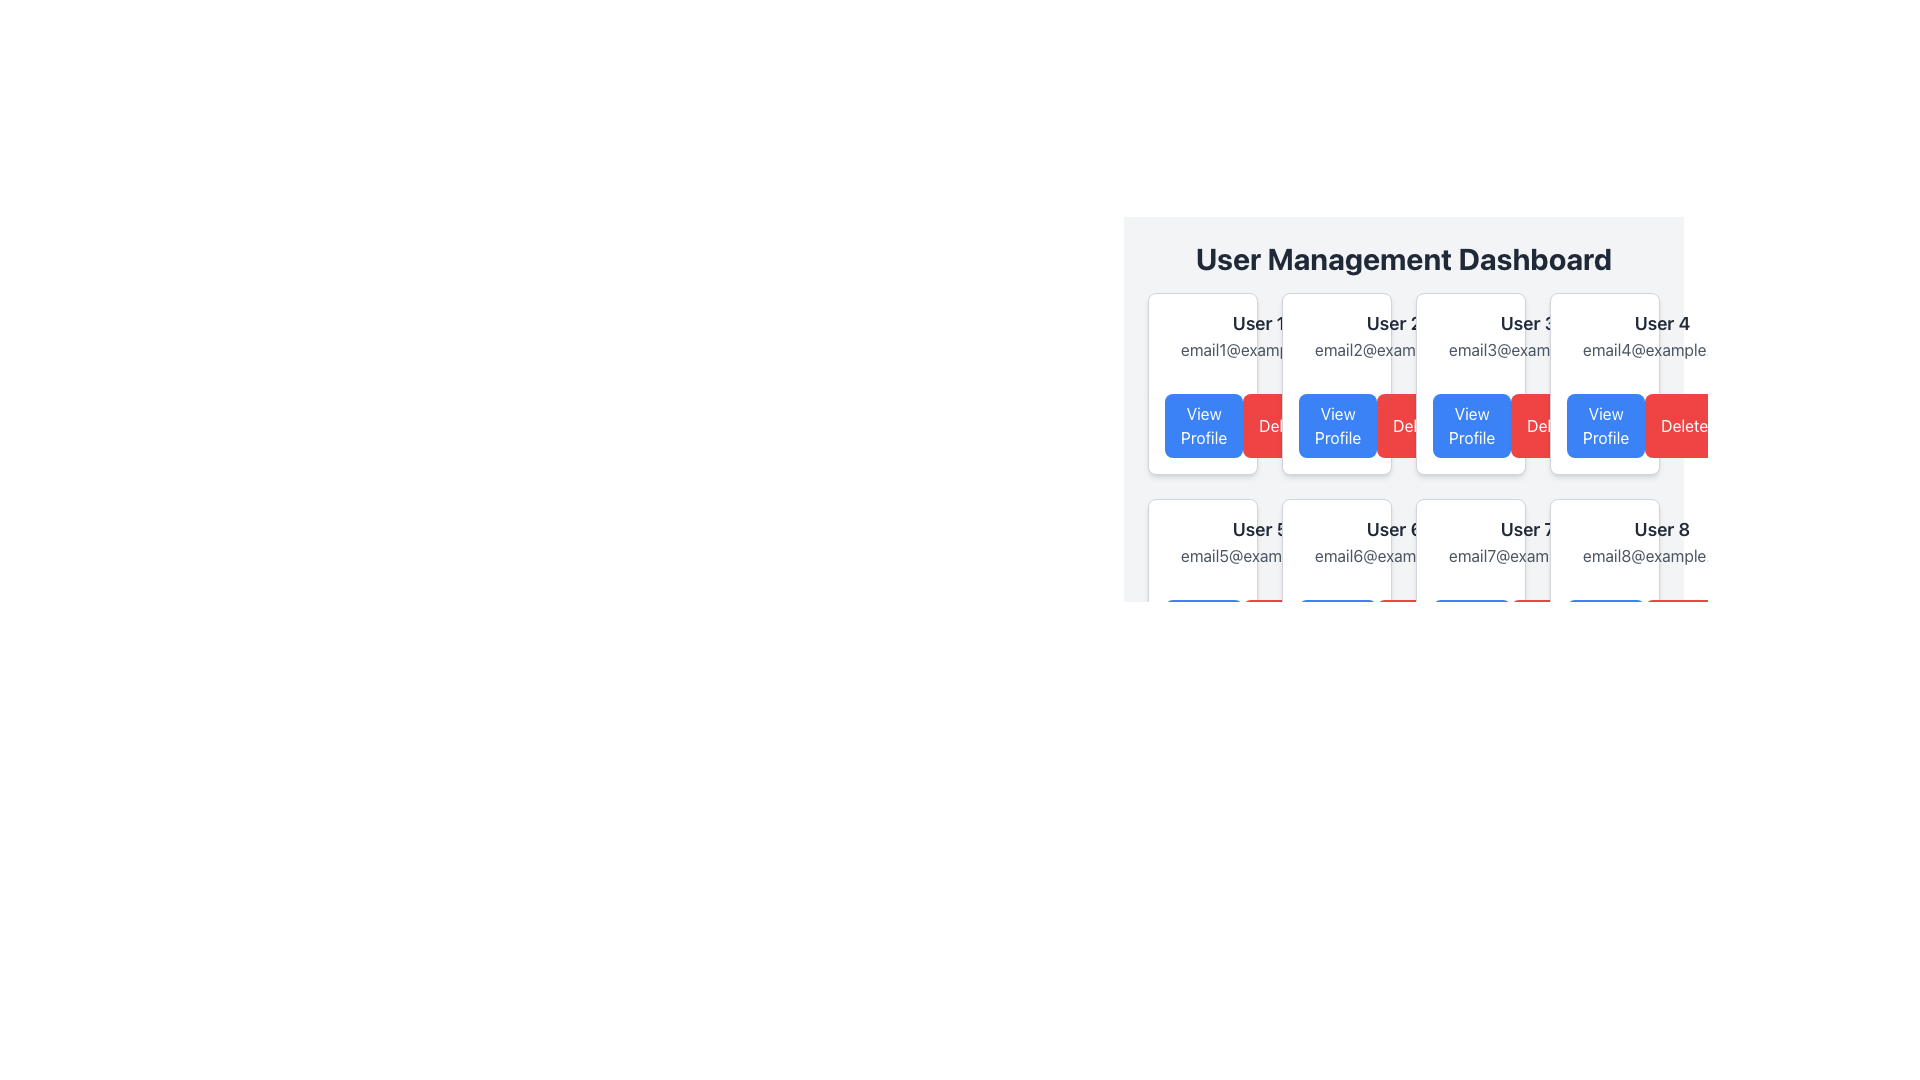 Image resolution: width=1920 pixels, height=1080 pixels. What do you see at coordinates (1257, 349) in the screenshot?
I see `the text label displaying the email address 'email1@example.com', which is located below the user name 'User 1' in the user management section` at bounding box center [1257, 349].